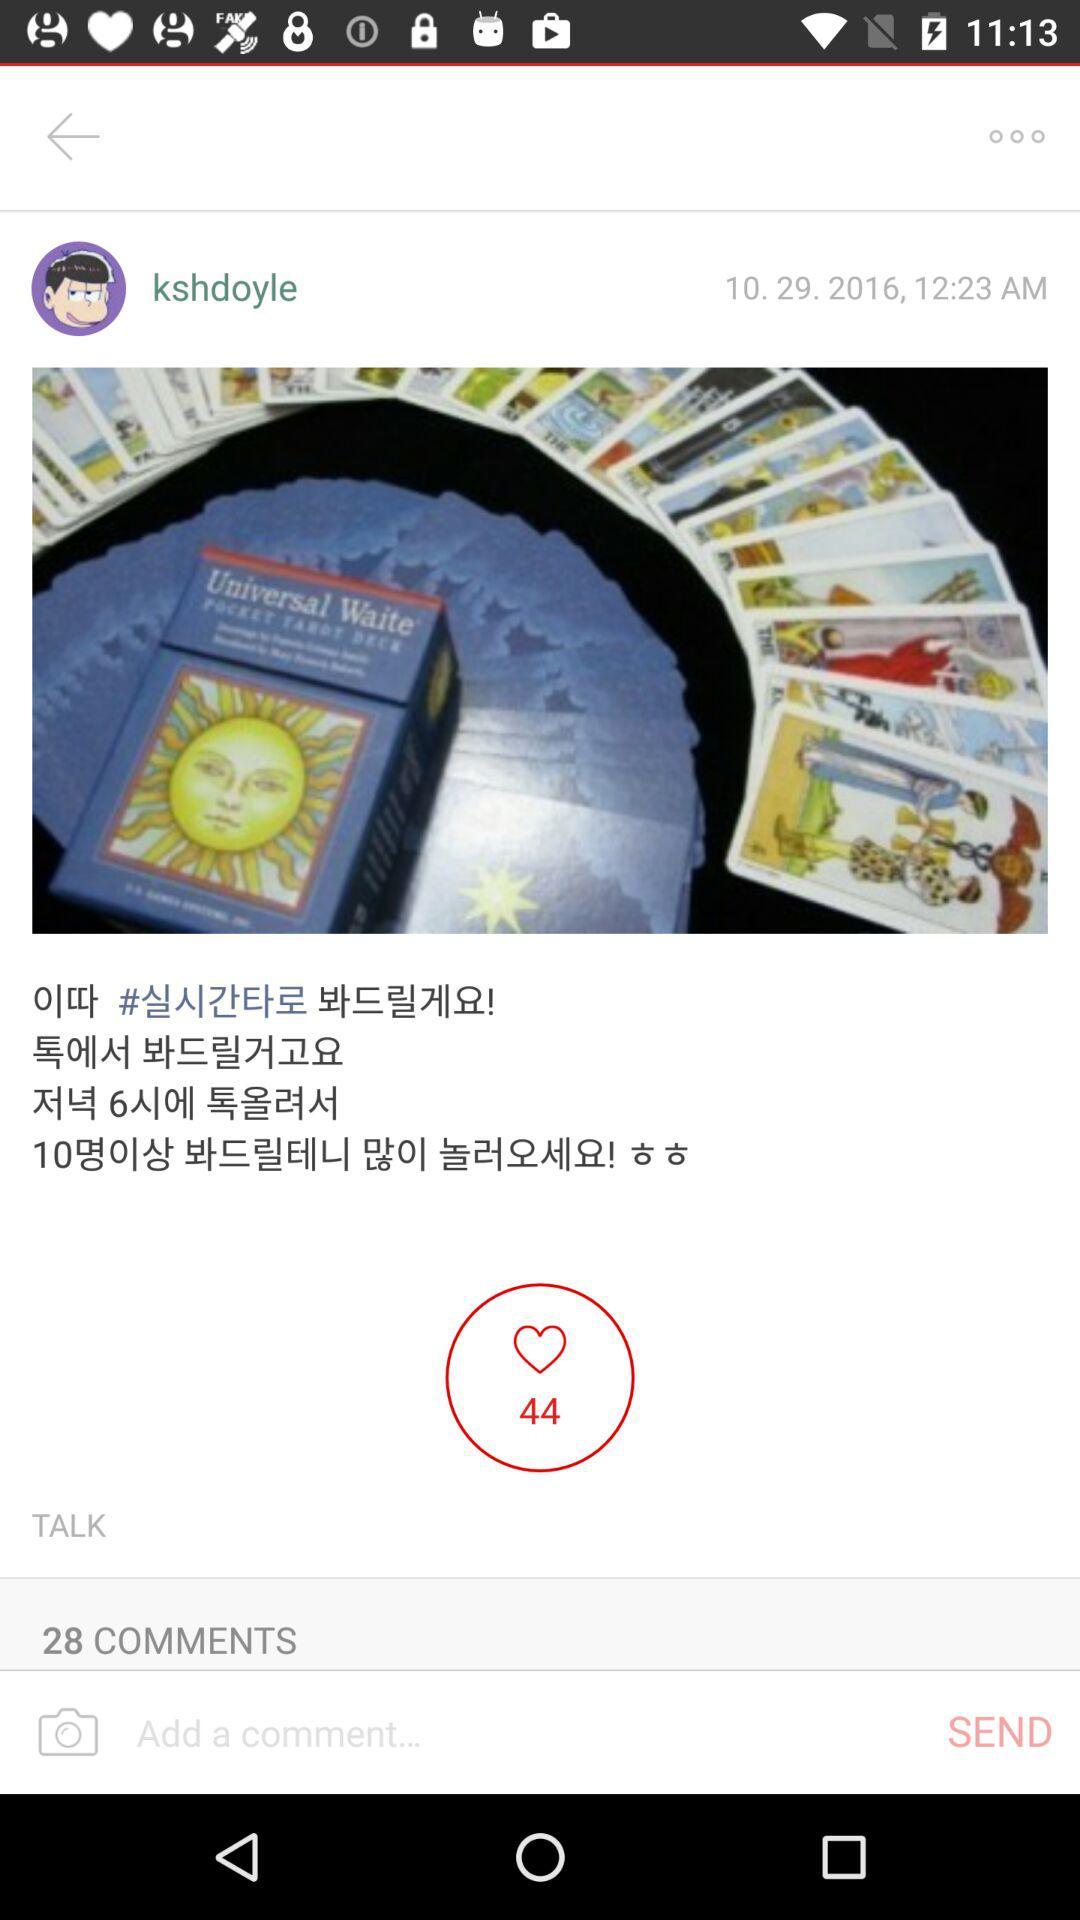  I want to click on maximize picture, so click(540, 650).